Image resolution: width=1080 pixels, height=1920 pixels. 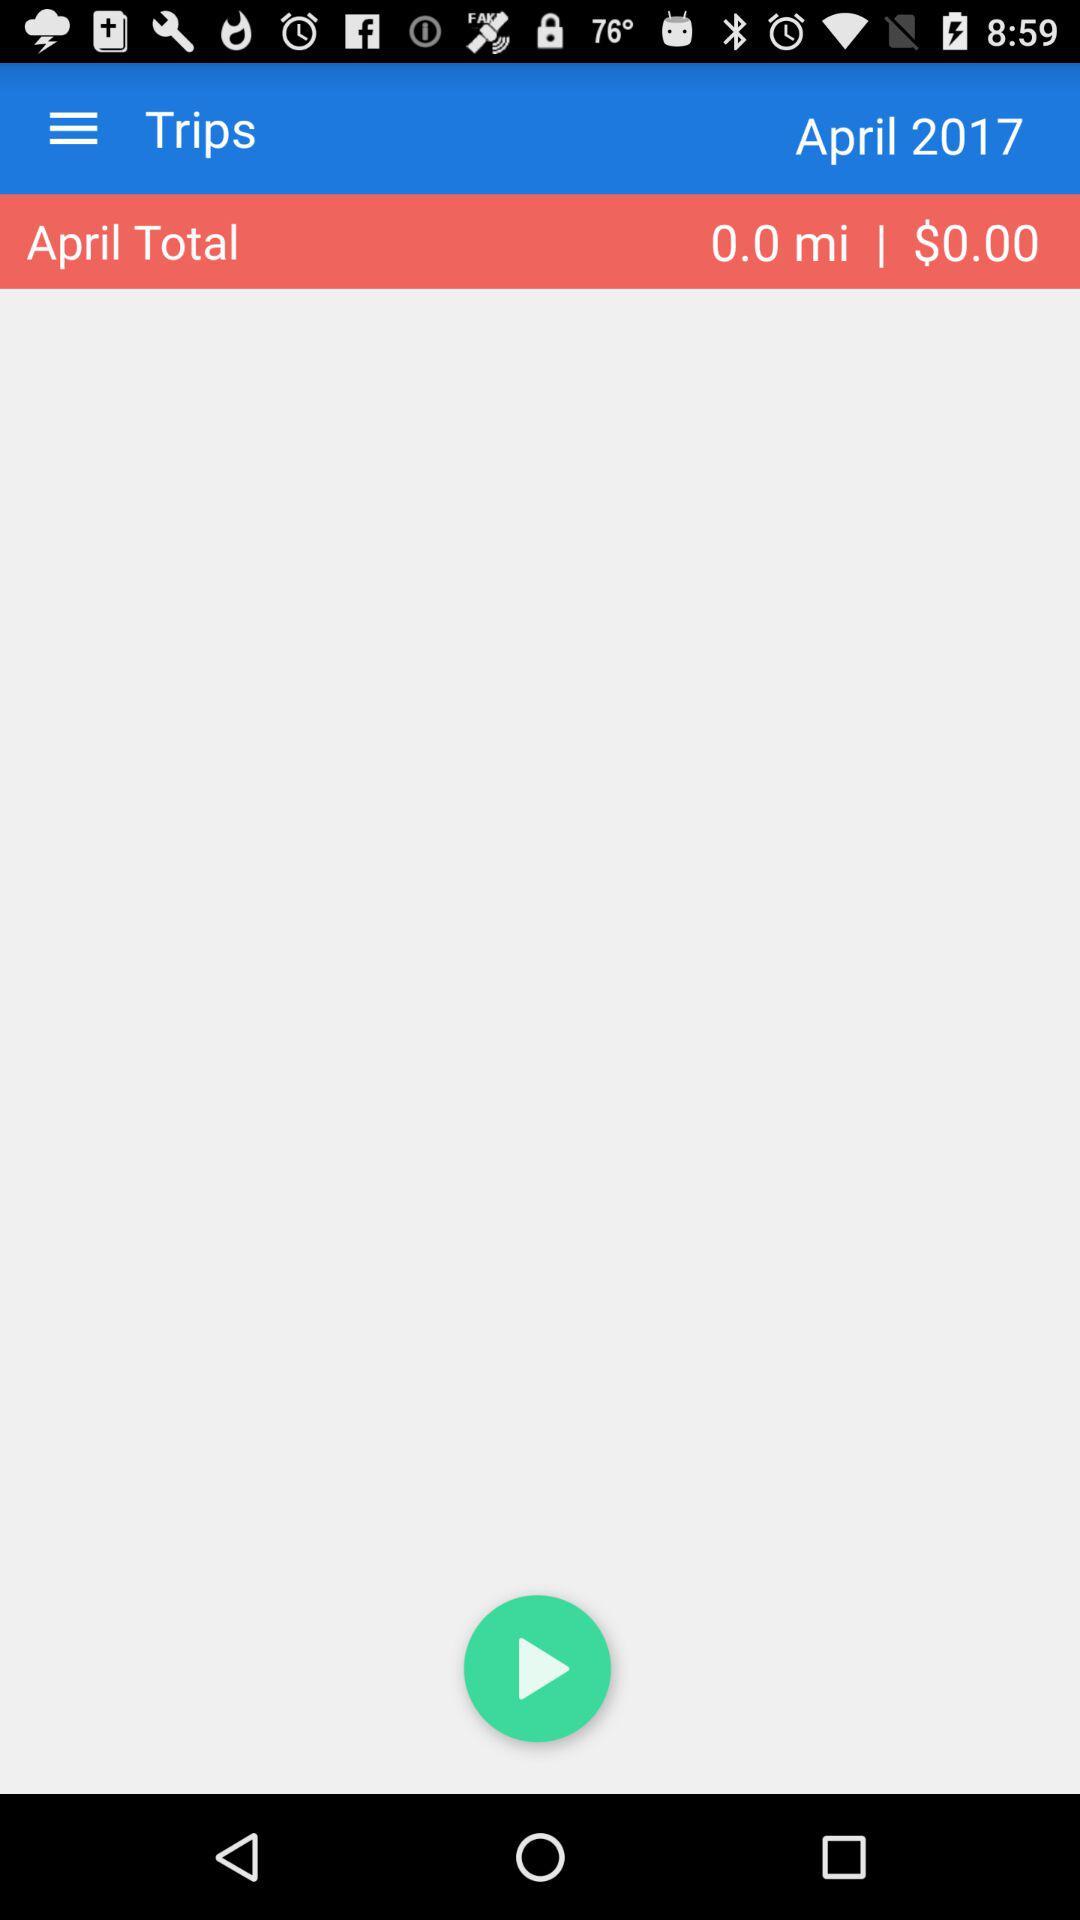 What do you see at coordinates (874, 240) in the screenshot?
I see `0 0 mi item` at bounding box center [874, 240].